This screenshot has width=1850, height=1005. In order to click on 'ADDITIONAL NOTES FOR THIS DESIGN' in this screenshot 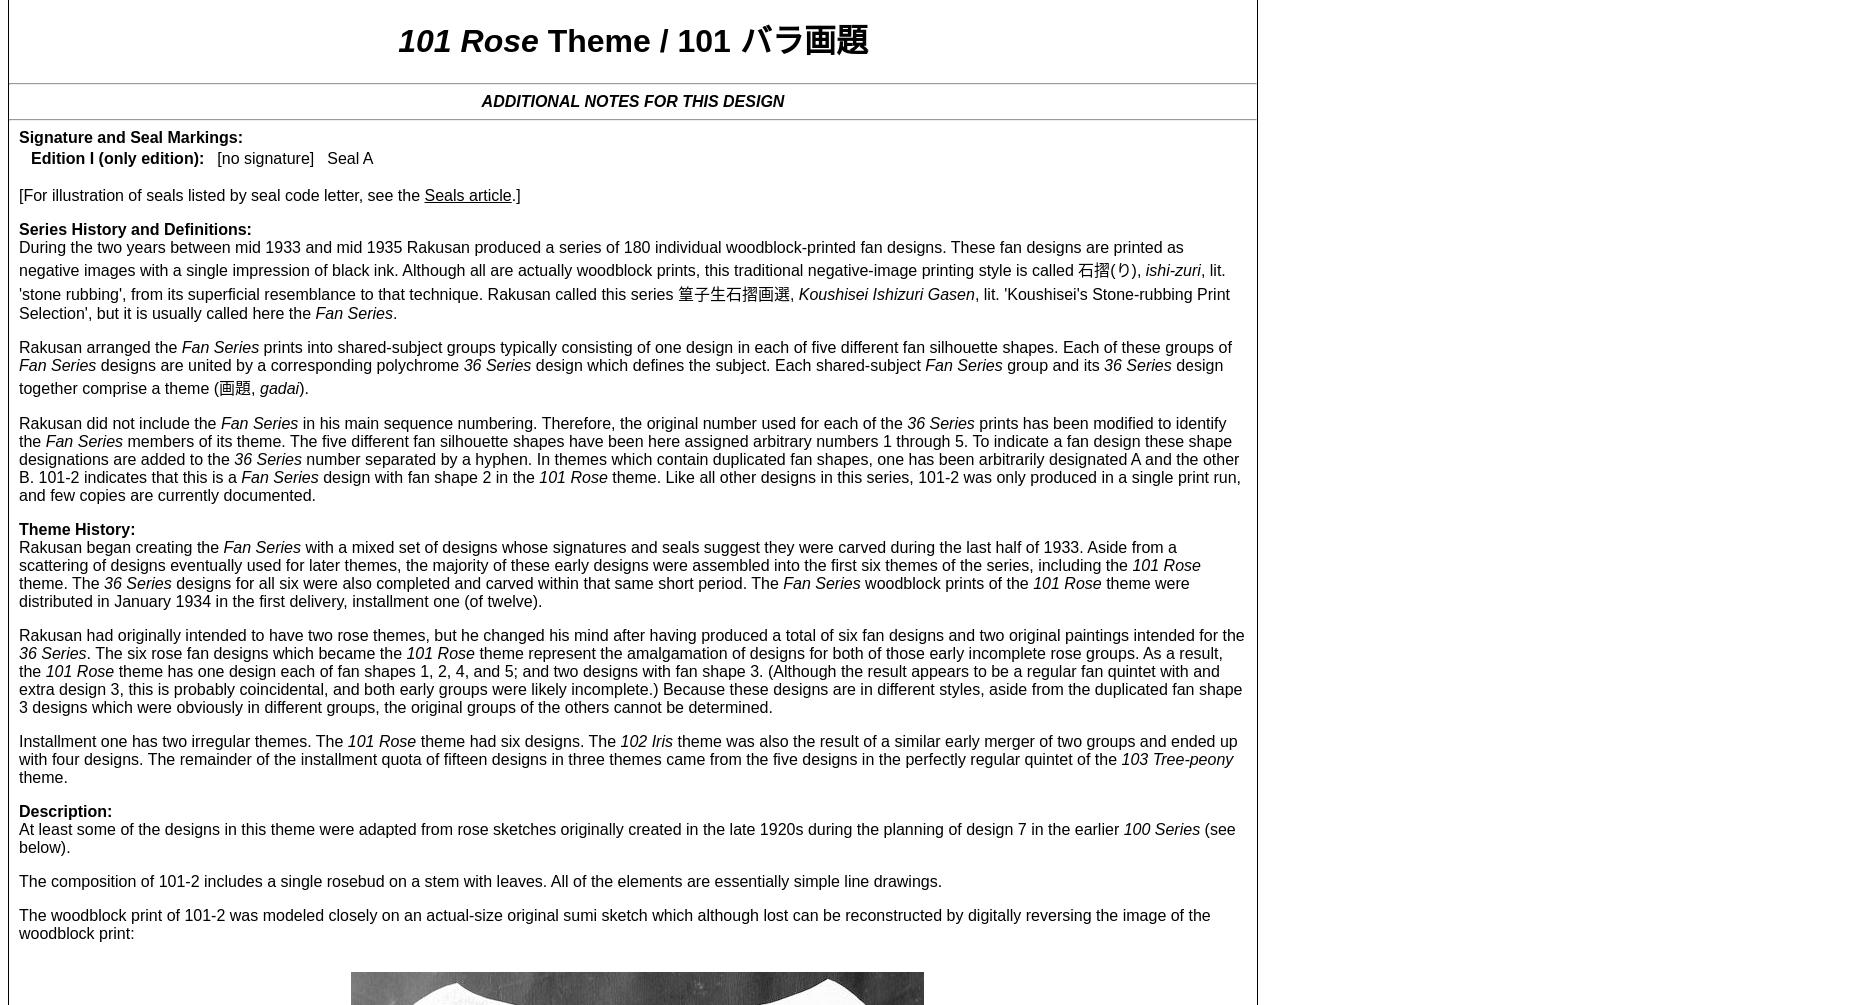, I will do `click(481, 100)`.